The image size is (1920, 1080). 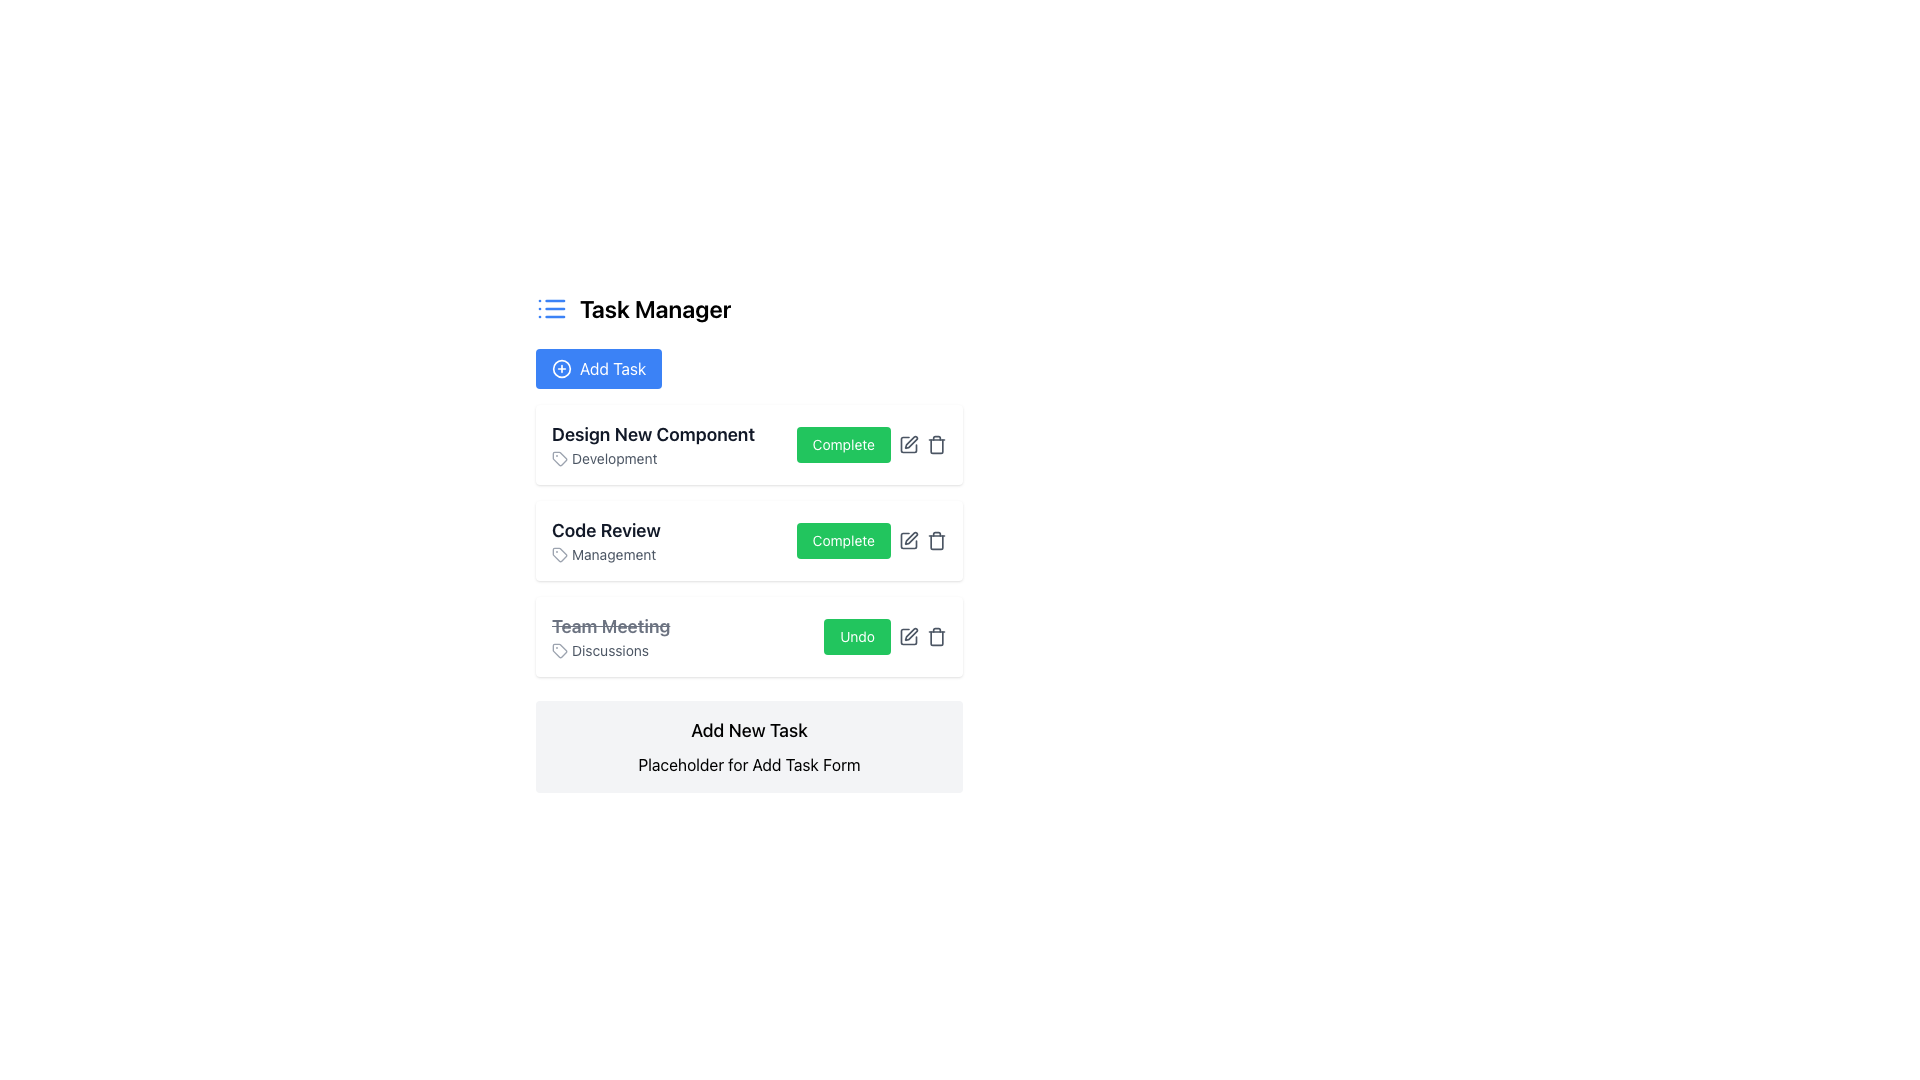 What do you see at coordinates (935, 540) in the screenshot?
I see `the trash can icon button located at the far-right end of the 'Code Review' task row` at bounding box center [935, 540].